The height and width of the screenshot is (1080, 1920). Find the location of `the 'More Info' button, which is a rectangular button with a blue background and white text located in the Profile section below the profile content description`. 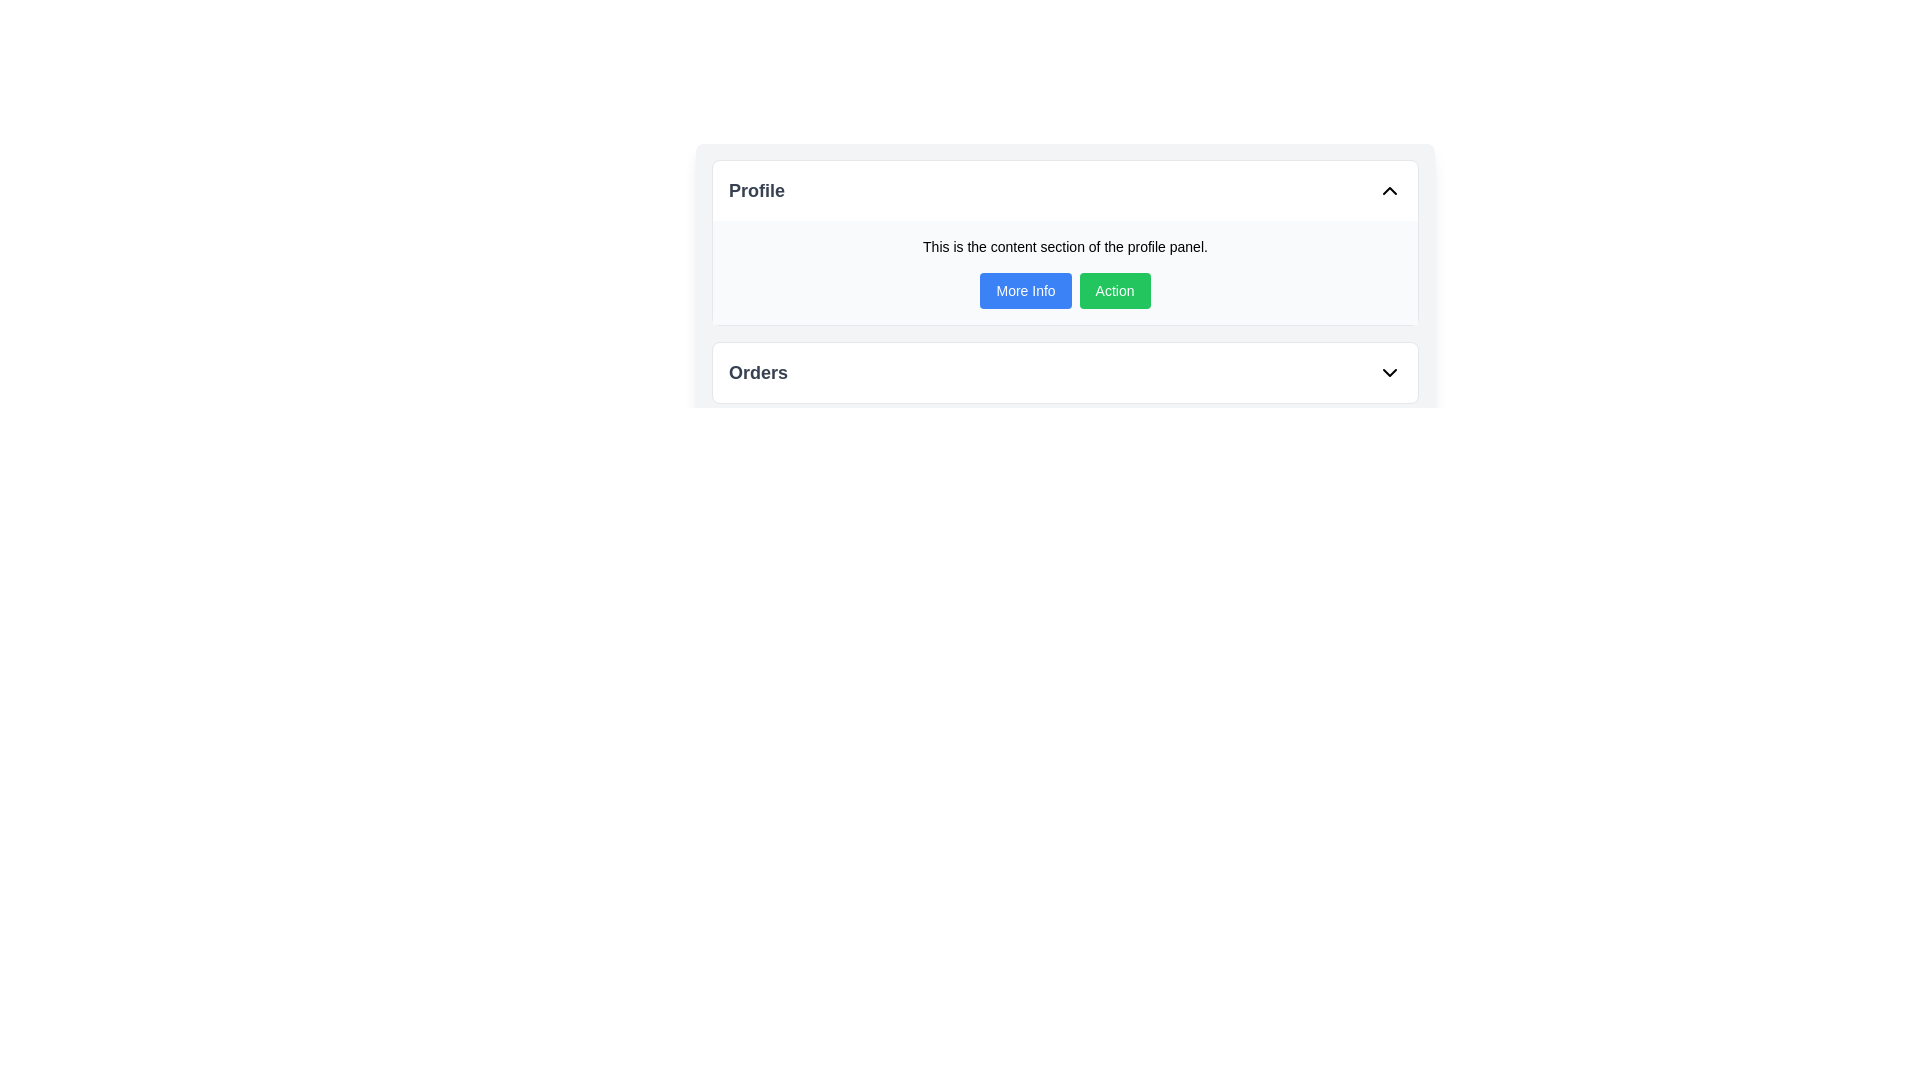

the 'More Info' button, which is a rectangular button with a blue background and white text located in the Profile section below the profile content description is located at coordinates (1026, 290).